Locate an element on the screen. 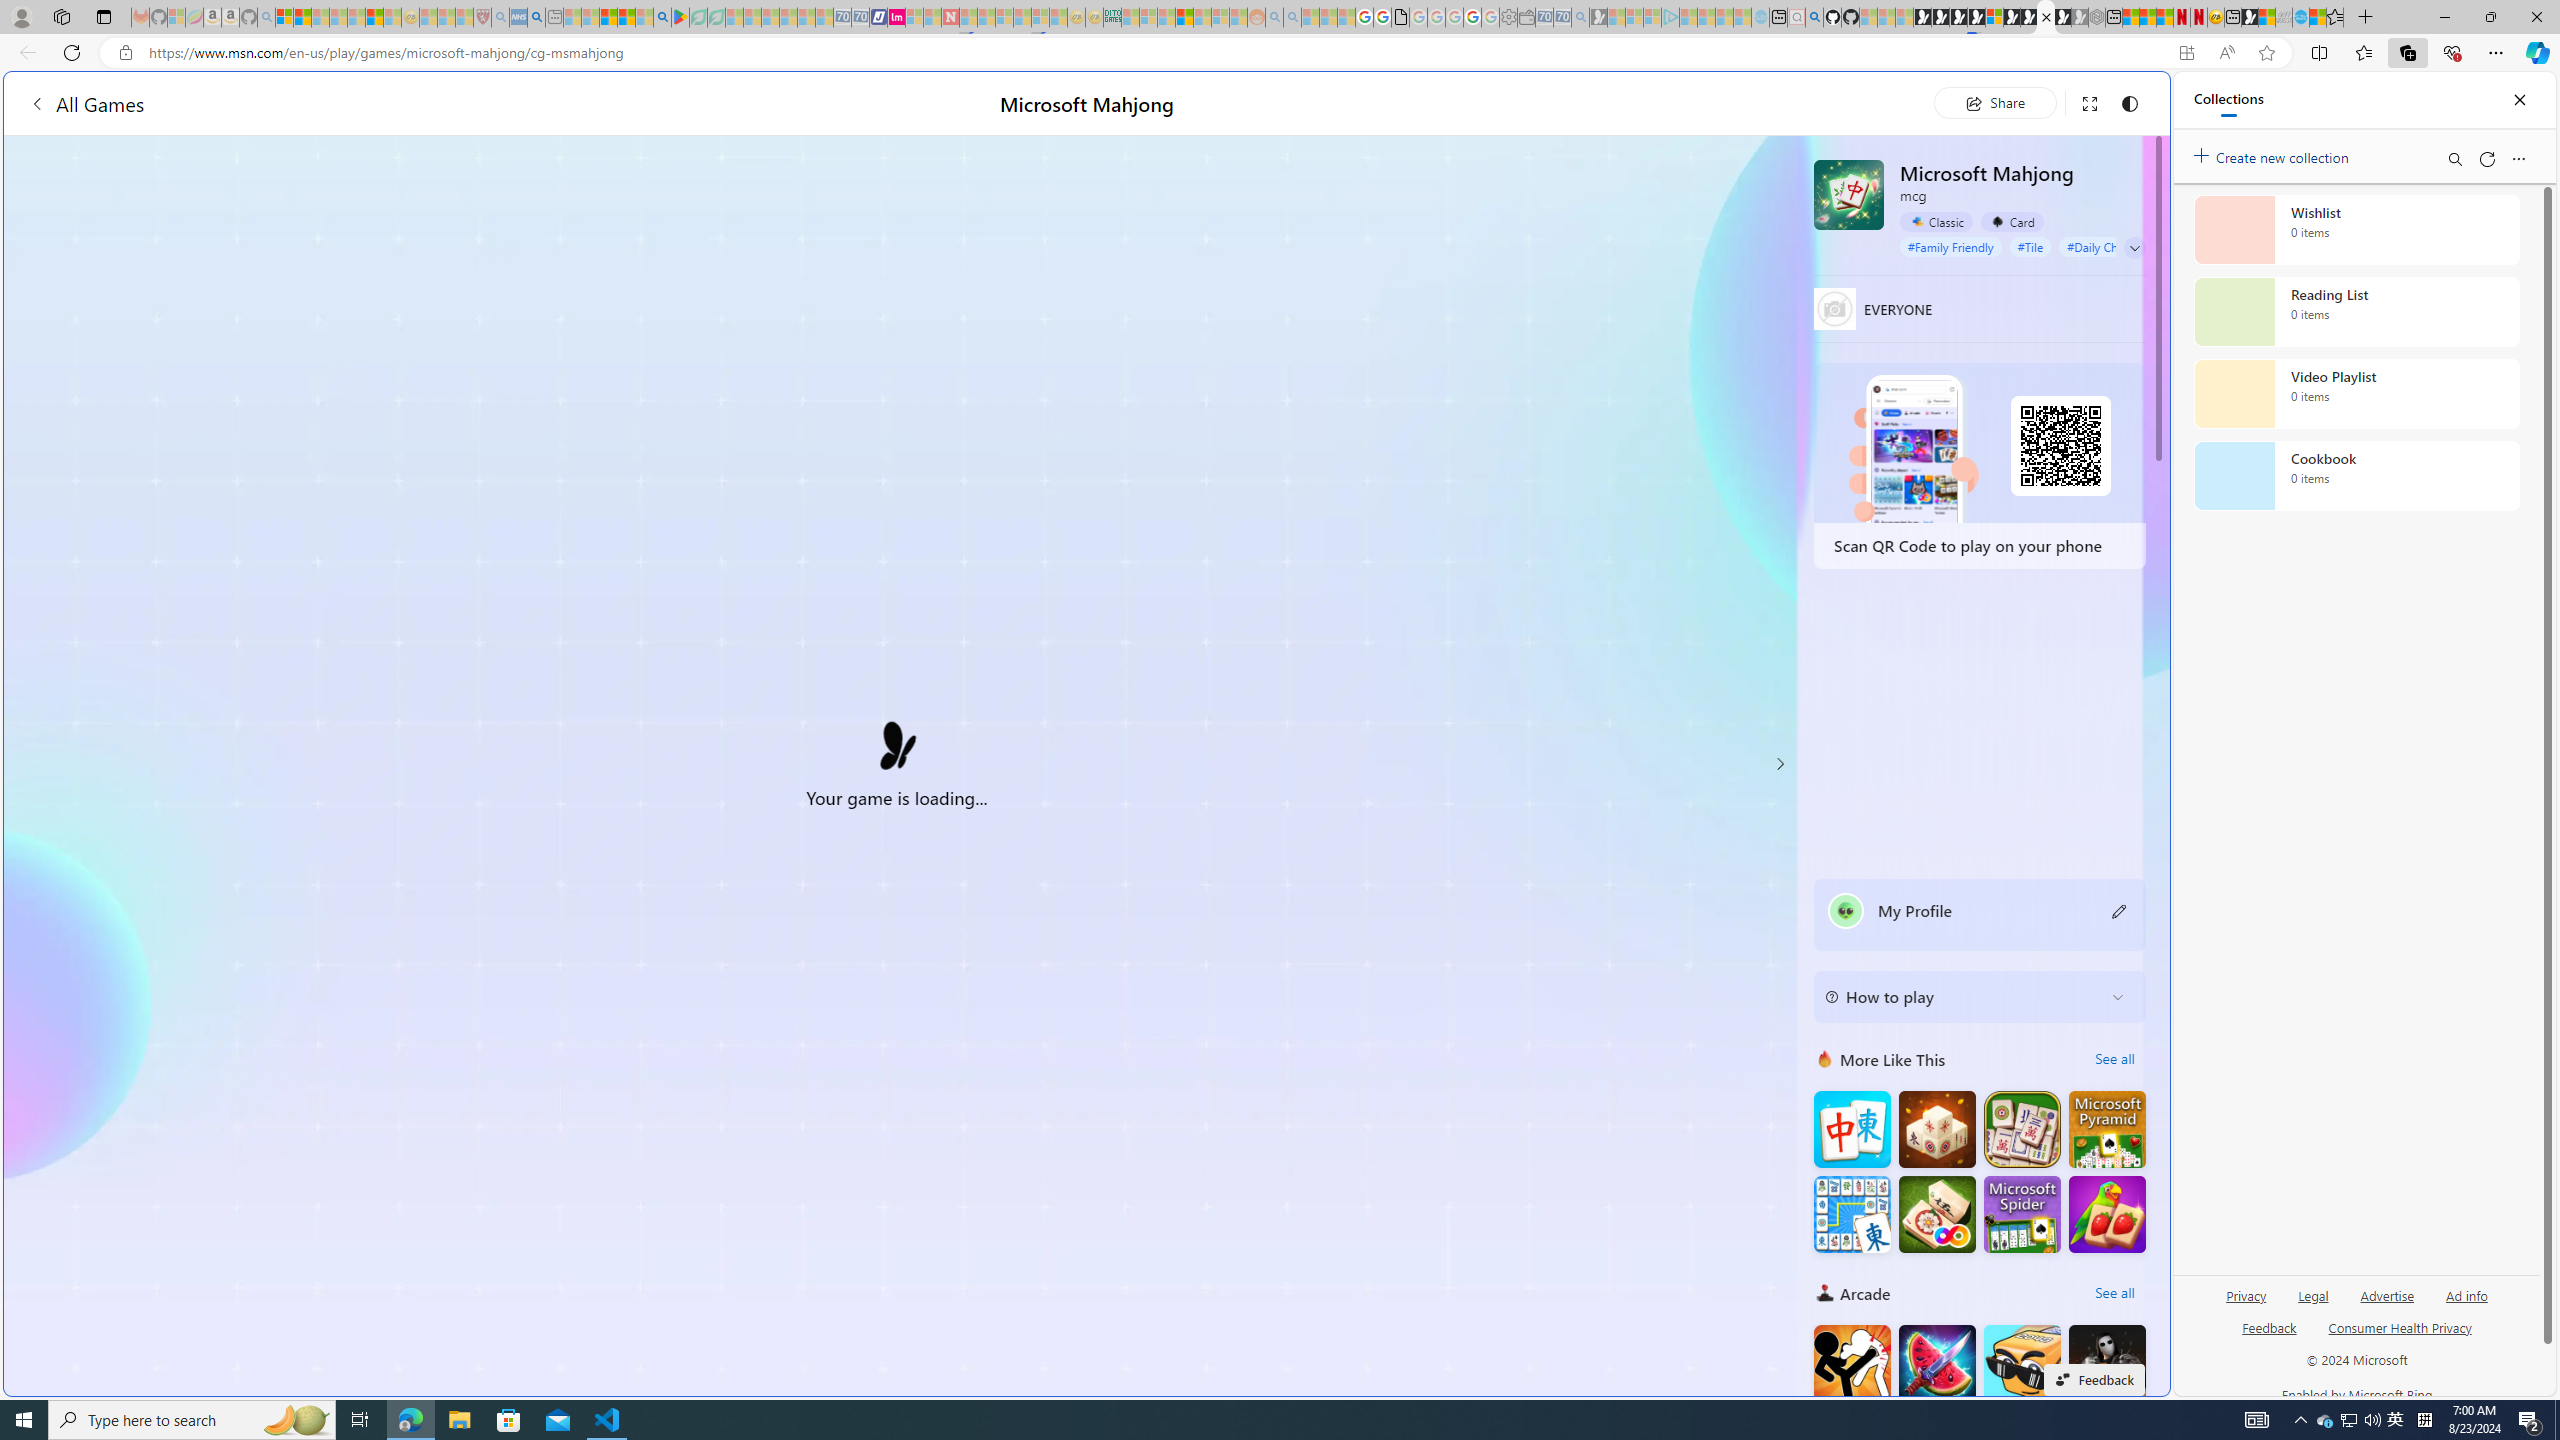 The height and width of the screenshot is (1440, 2560). 'See all' is located at coordinates (2113, 1292).